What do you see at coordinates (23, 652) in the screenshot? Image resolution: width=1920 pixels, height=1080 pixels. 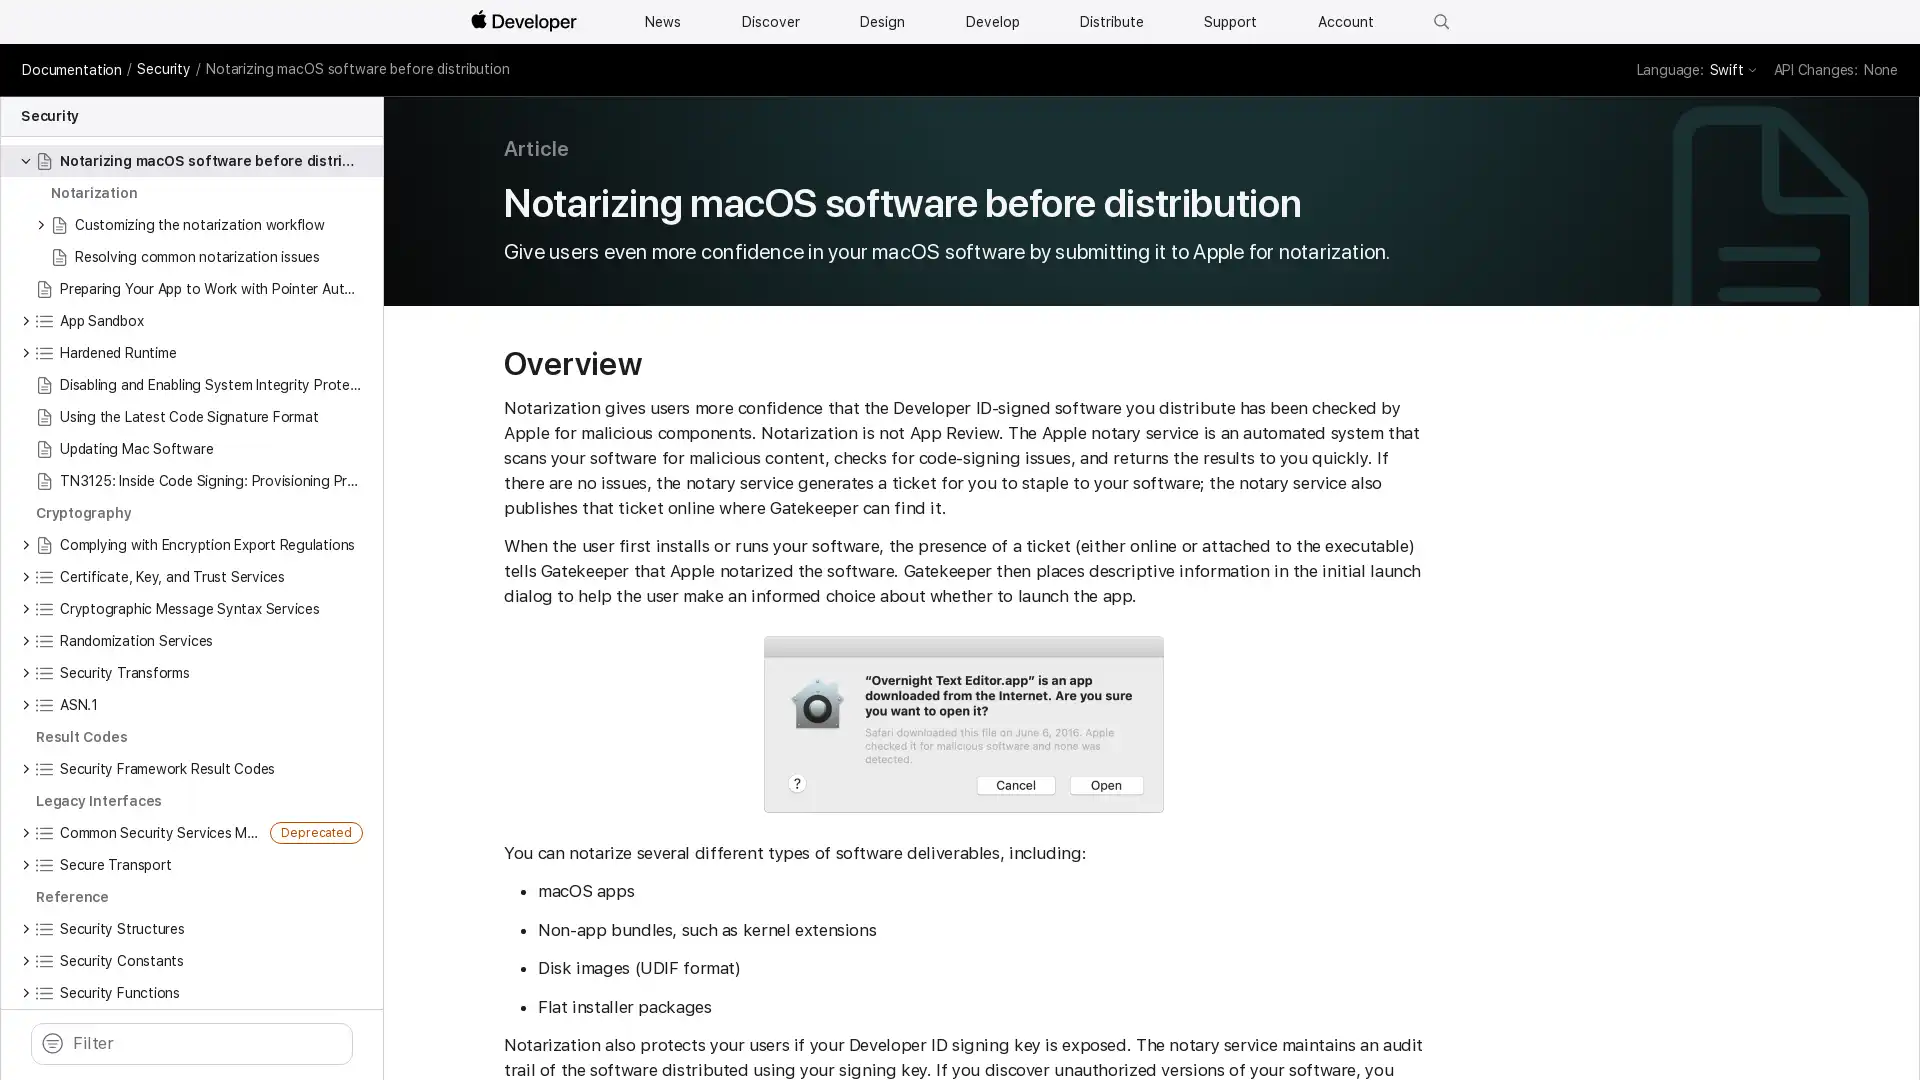 I see `Randomization Services` at bounding box center [23, 652].